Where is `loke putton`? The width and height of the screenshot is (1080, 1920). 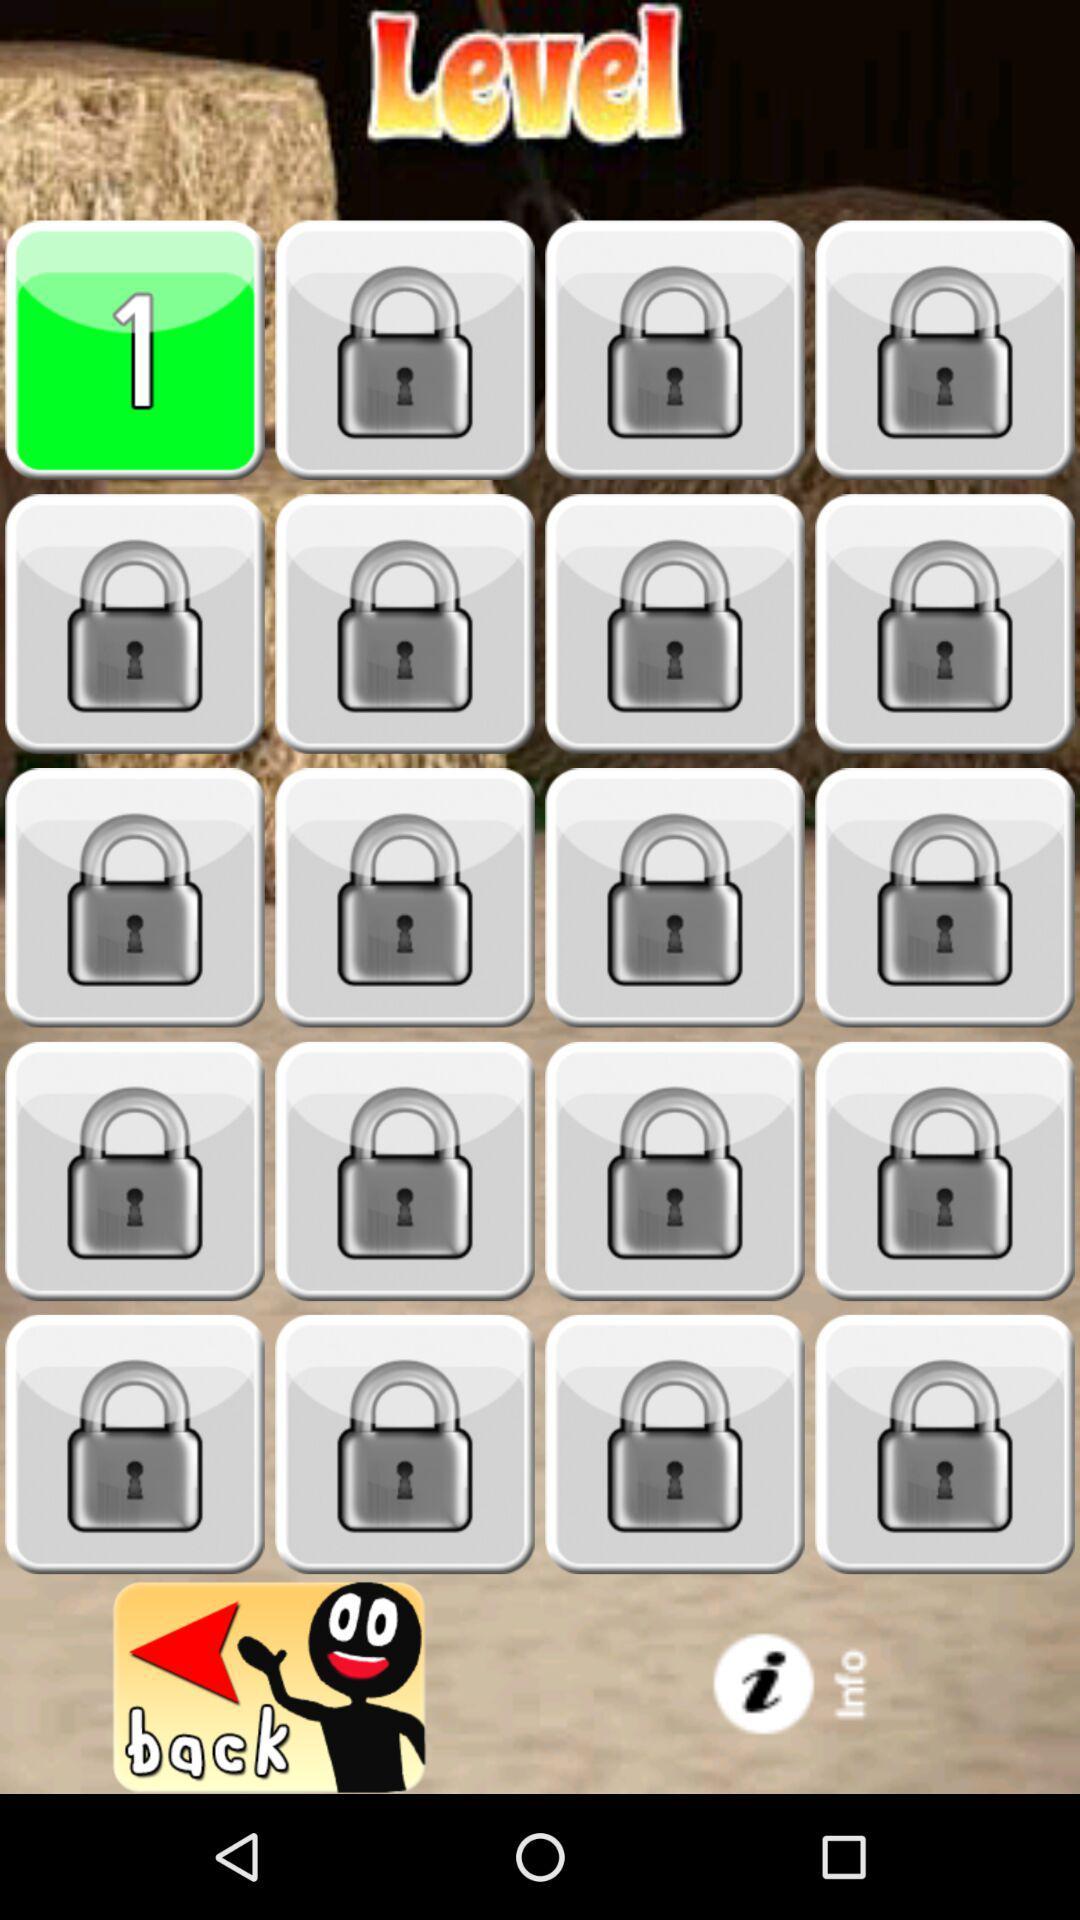 loke putton is located at coordinates (945, 623).